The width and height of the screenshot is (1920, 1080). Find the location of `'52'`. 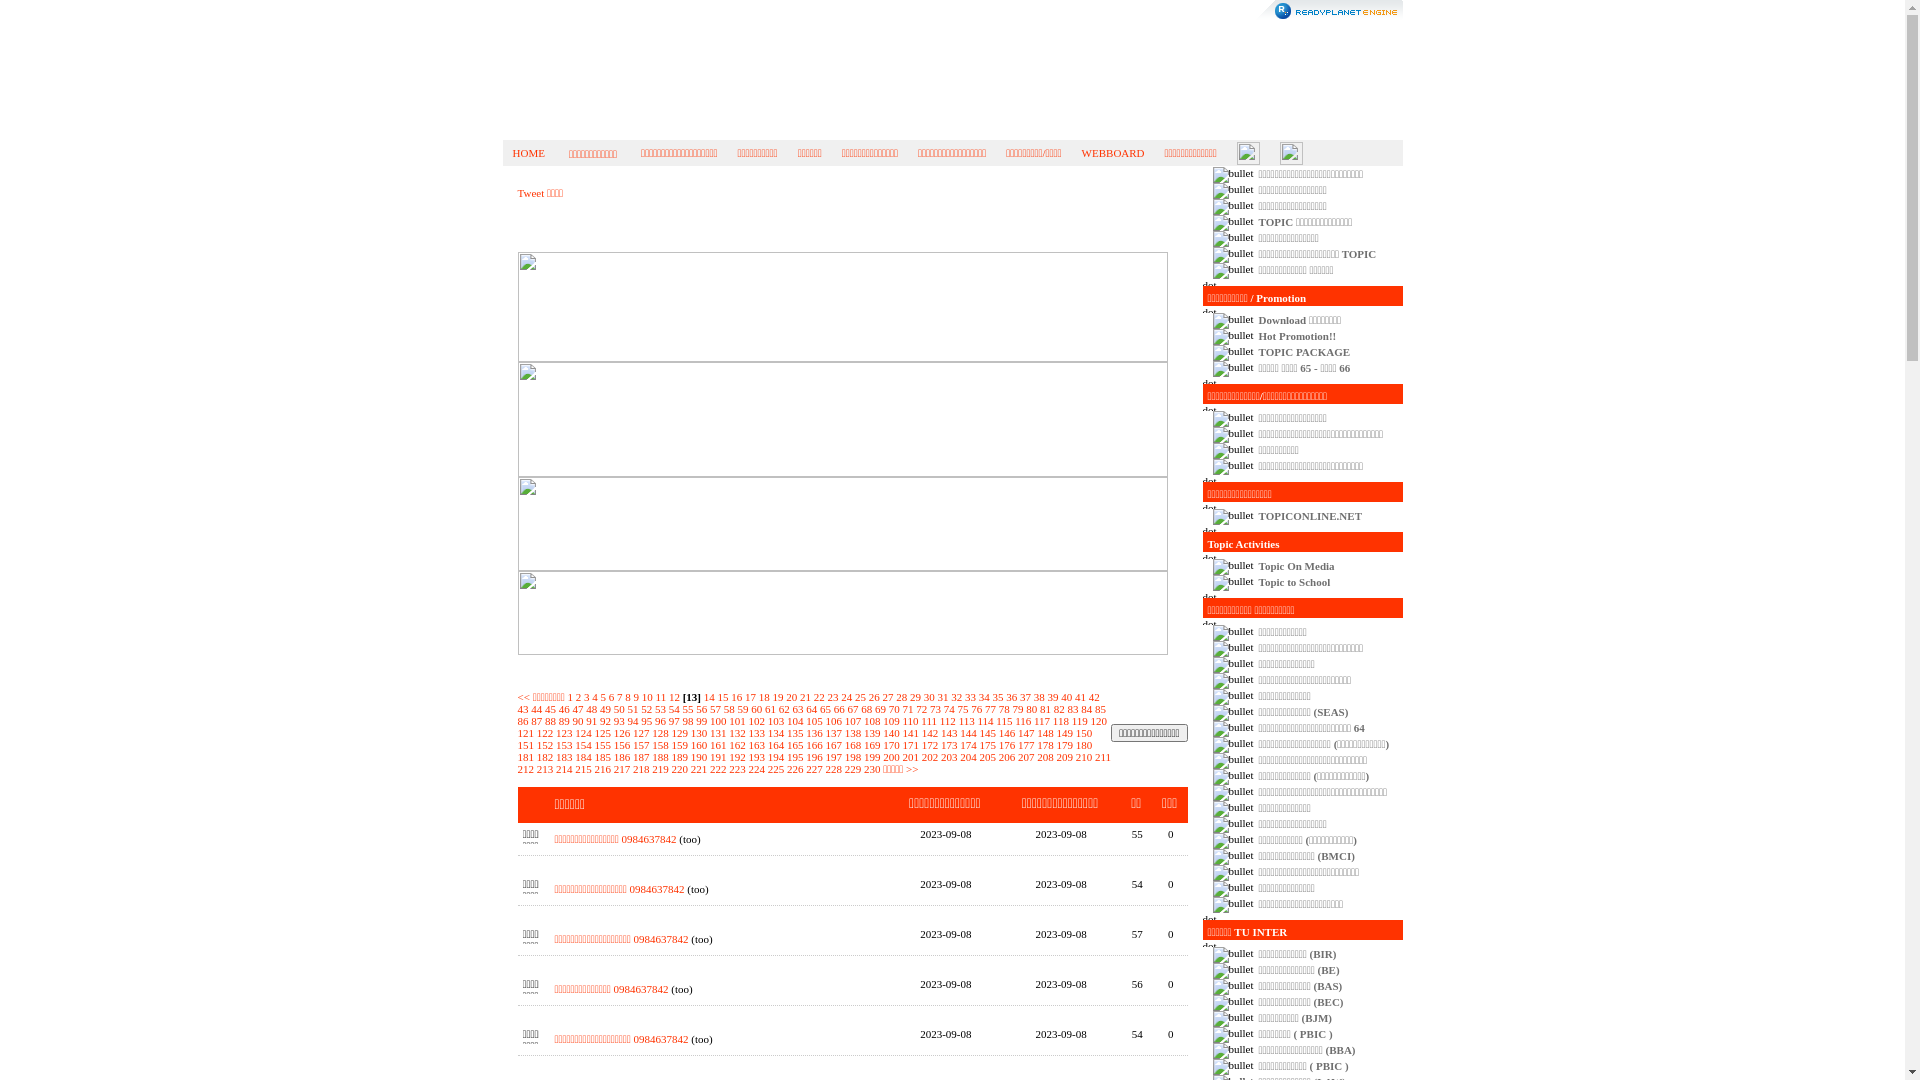

'52' is located at coordinates (646, 708).